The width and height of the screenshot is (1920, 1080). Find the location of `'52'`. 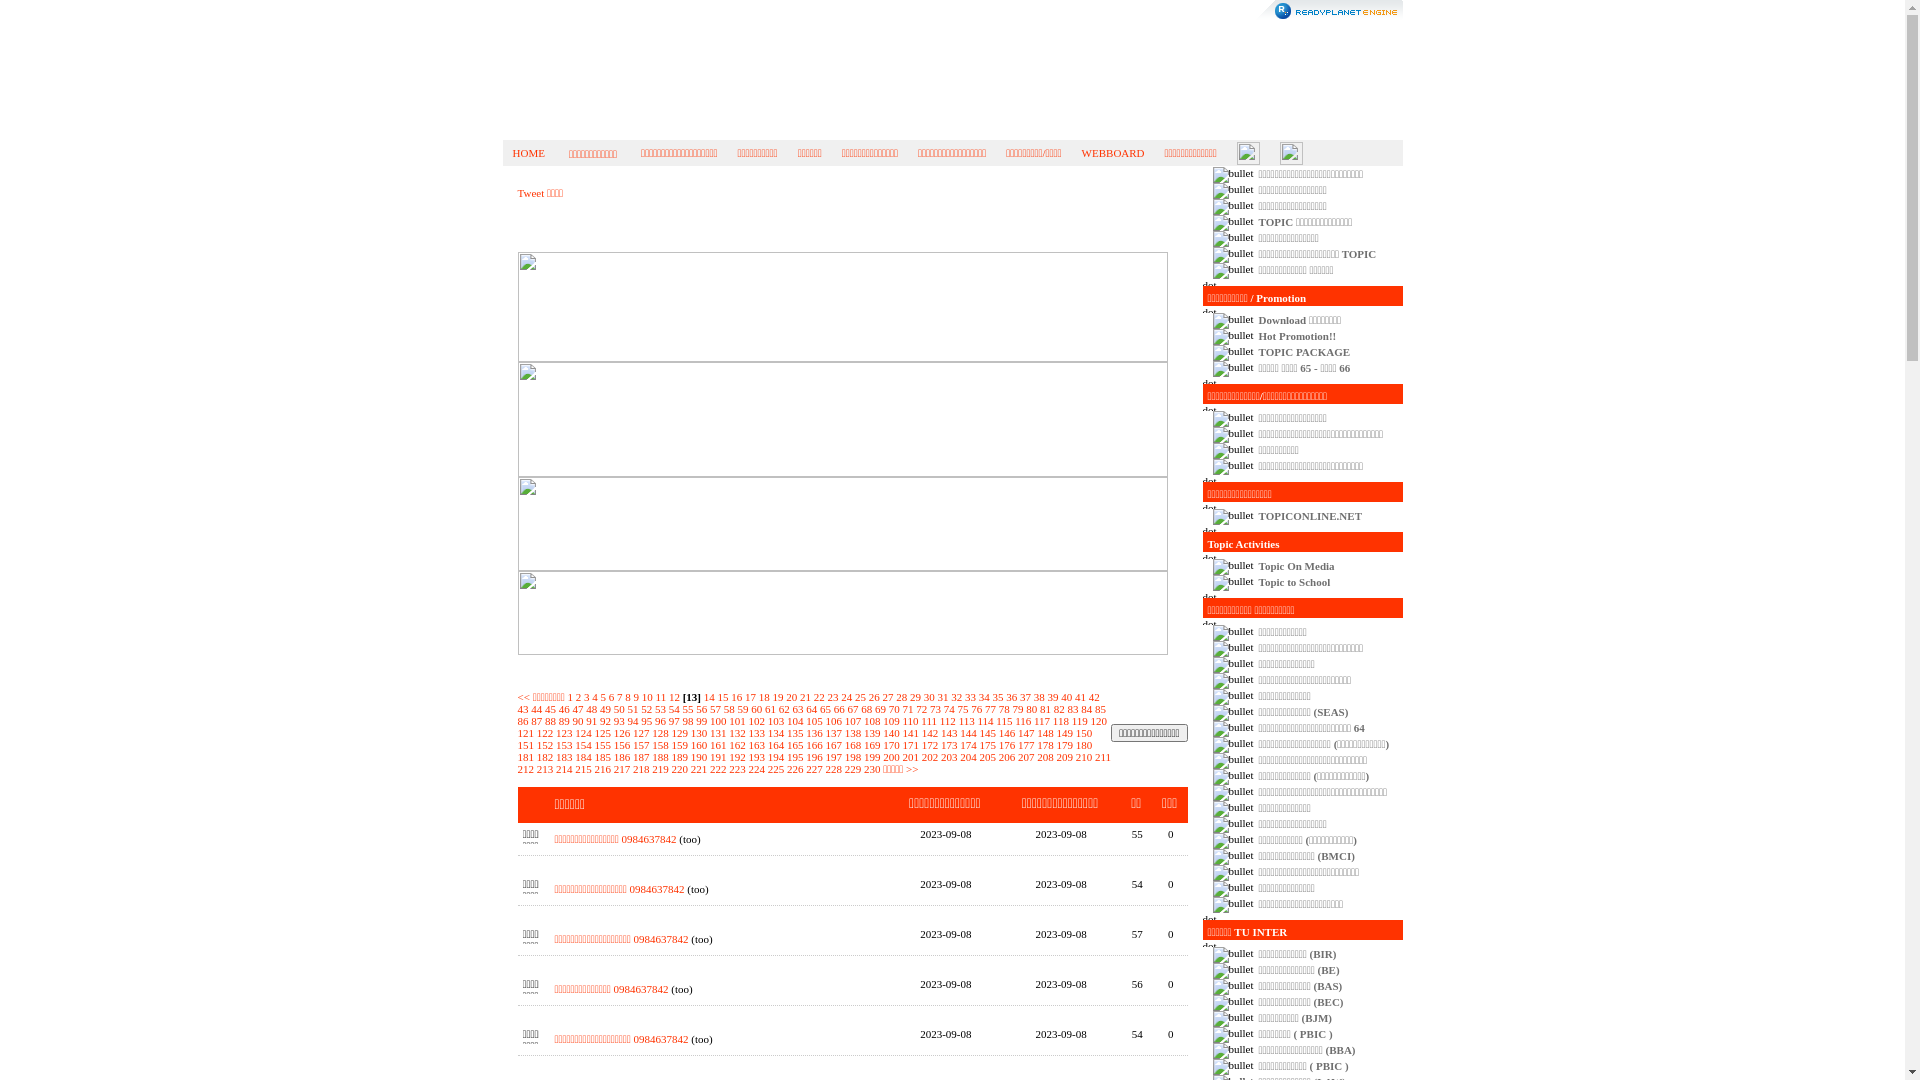

'52' is located at coordinates (646, 708).